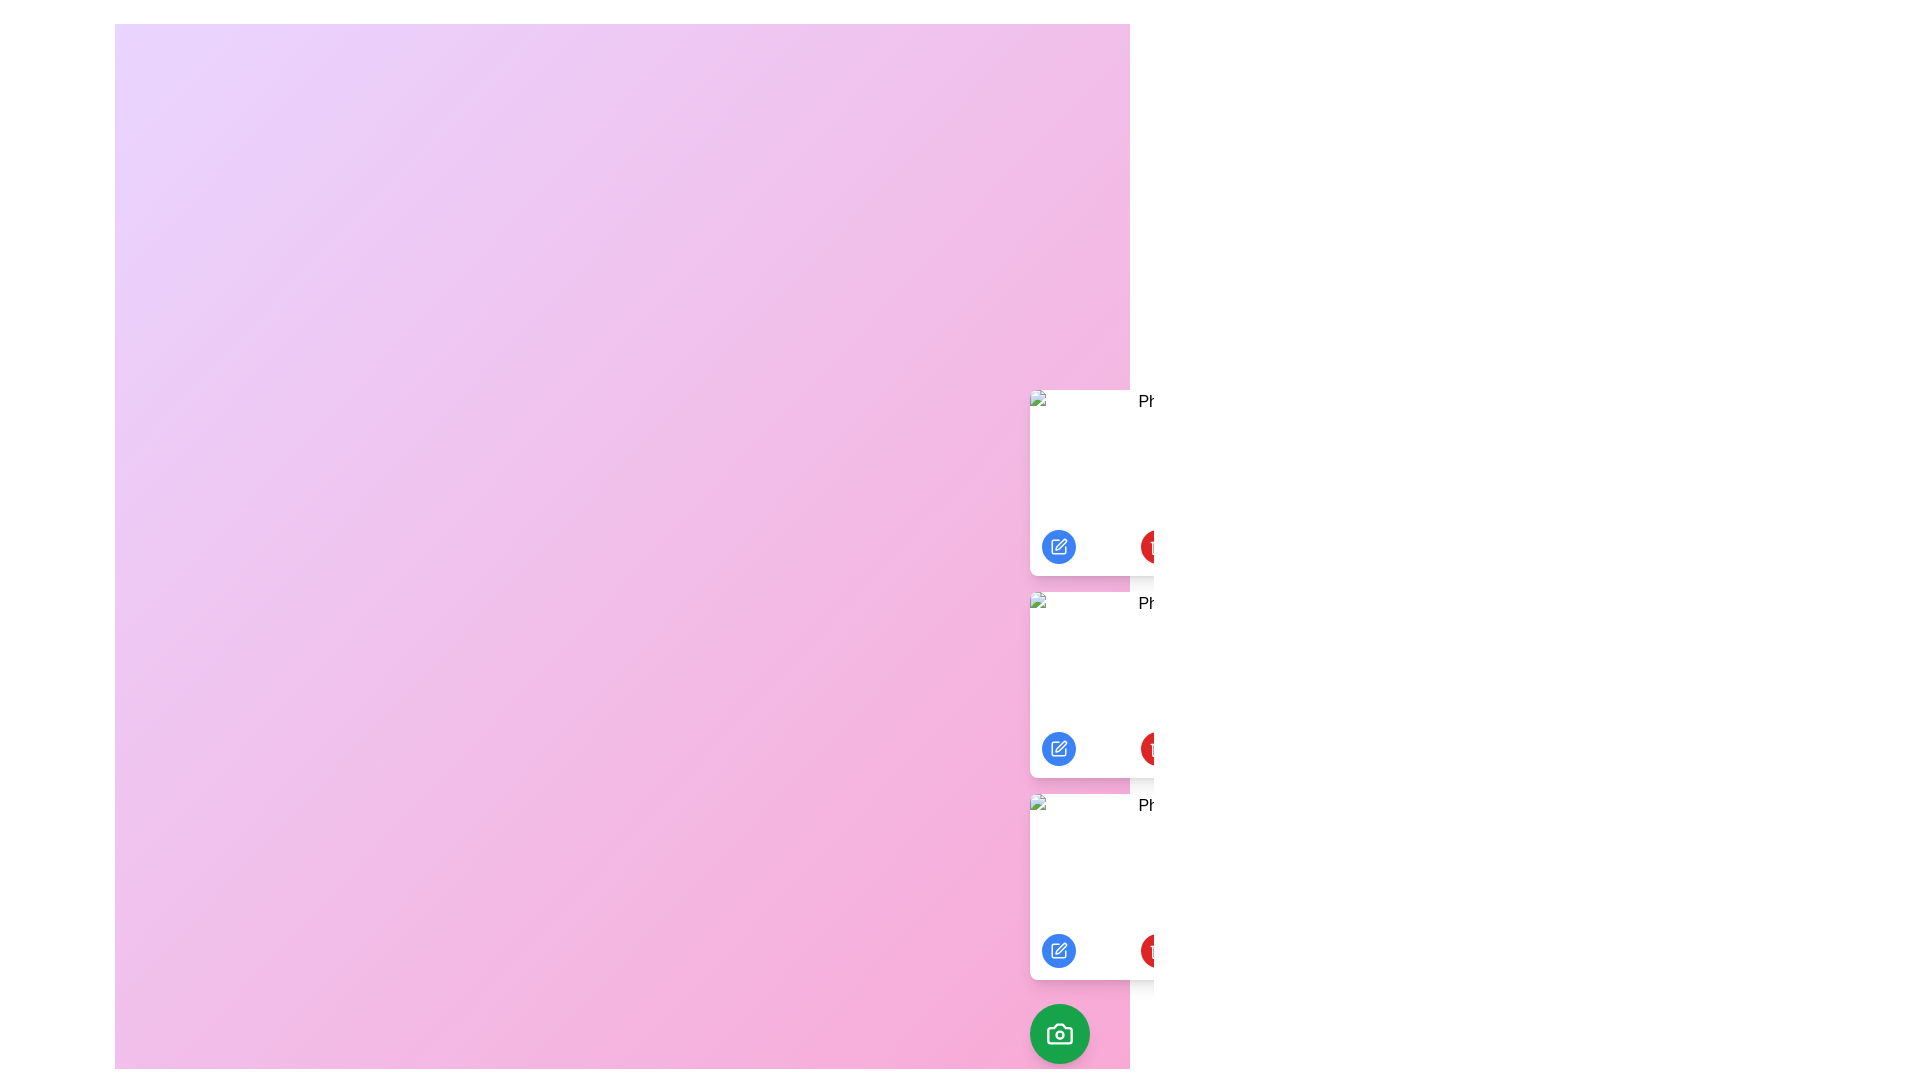 The width and height of the screenshot is (1920, 1080). I want to click on delete button under the photo labeled 'Photo 3' to delete it, so click(1157, 950).